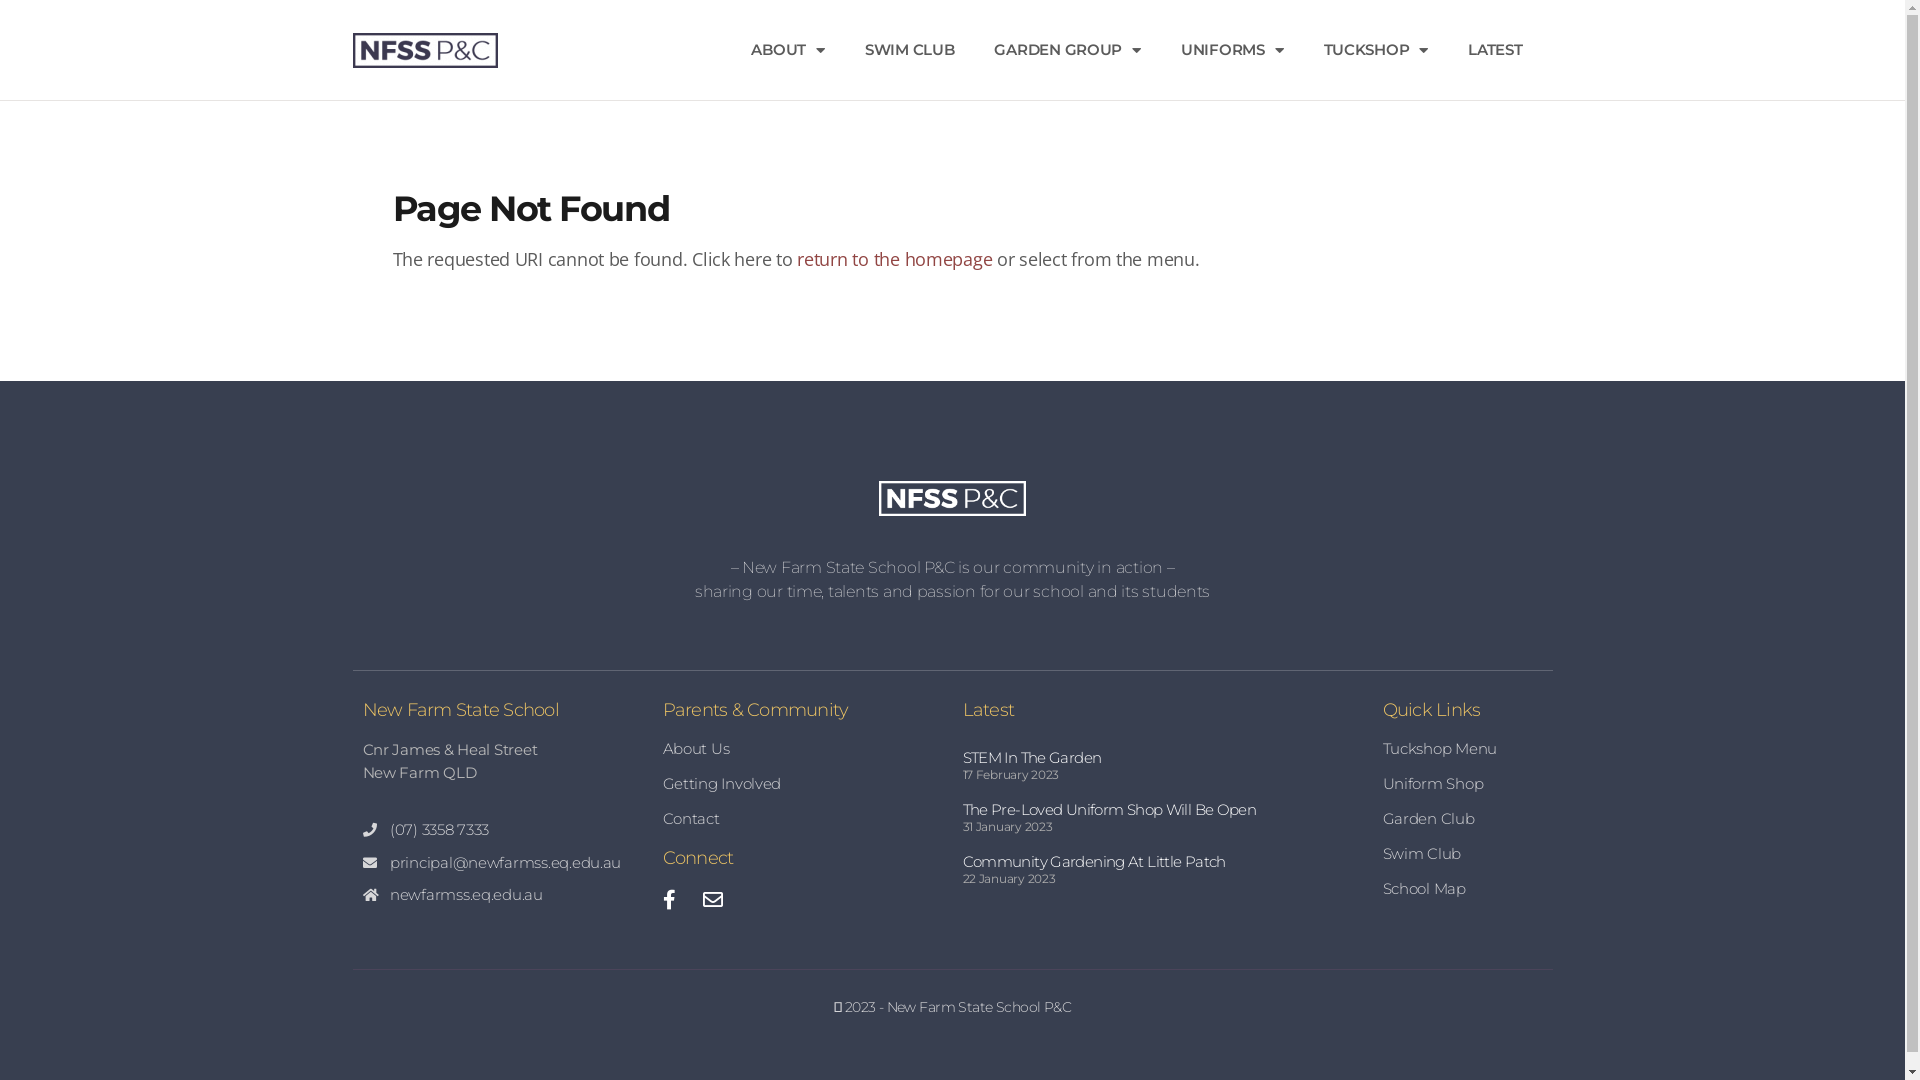  I want to click on 'Uniform Shop', so click(1462, 782).